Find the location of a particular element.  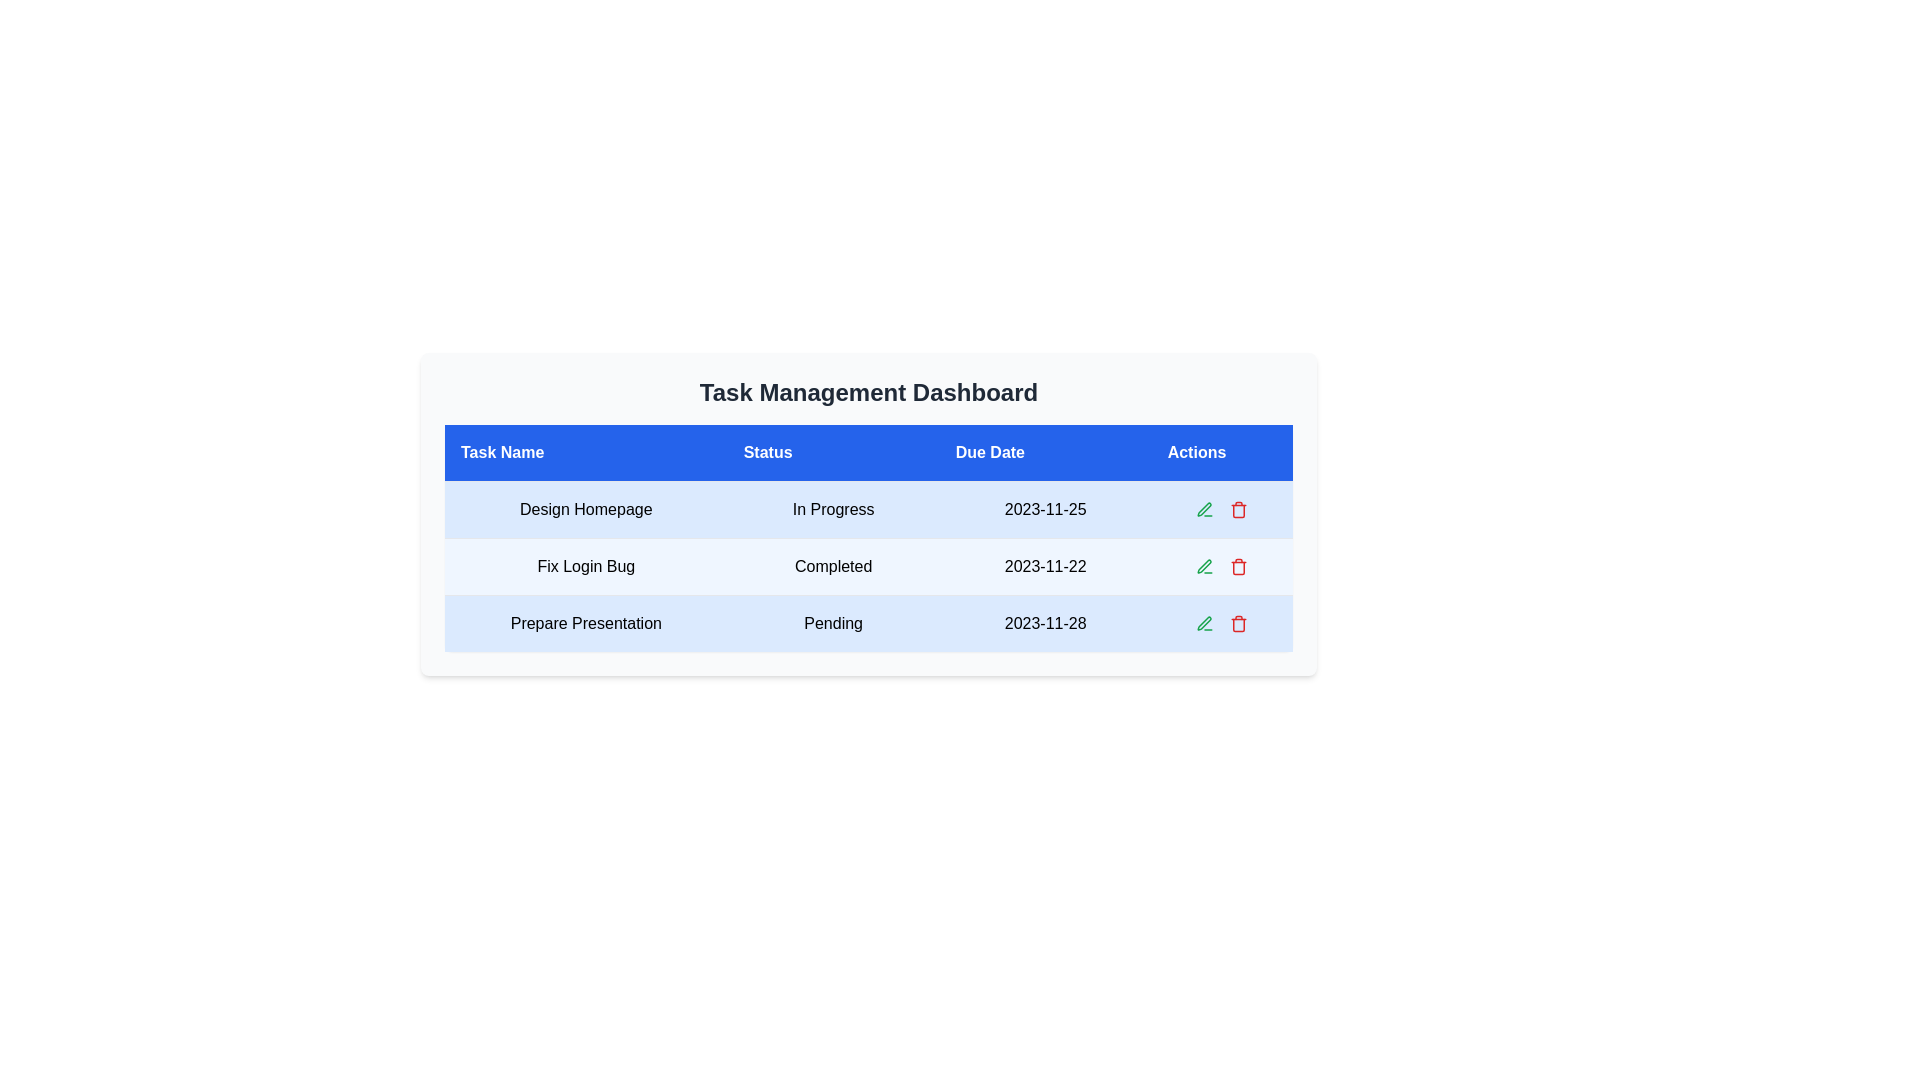

the text label reading 'Fix Login Bug' located in the second row of the table under the 'Task Name' column, which is centered in a light blue cell is located at coordinates (585, 567).